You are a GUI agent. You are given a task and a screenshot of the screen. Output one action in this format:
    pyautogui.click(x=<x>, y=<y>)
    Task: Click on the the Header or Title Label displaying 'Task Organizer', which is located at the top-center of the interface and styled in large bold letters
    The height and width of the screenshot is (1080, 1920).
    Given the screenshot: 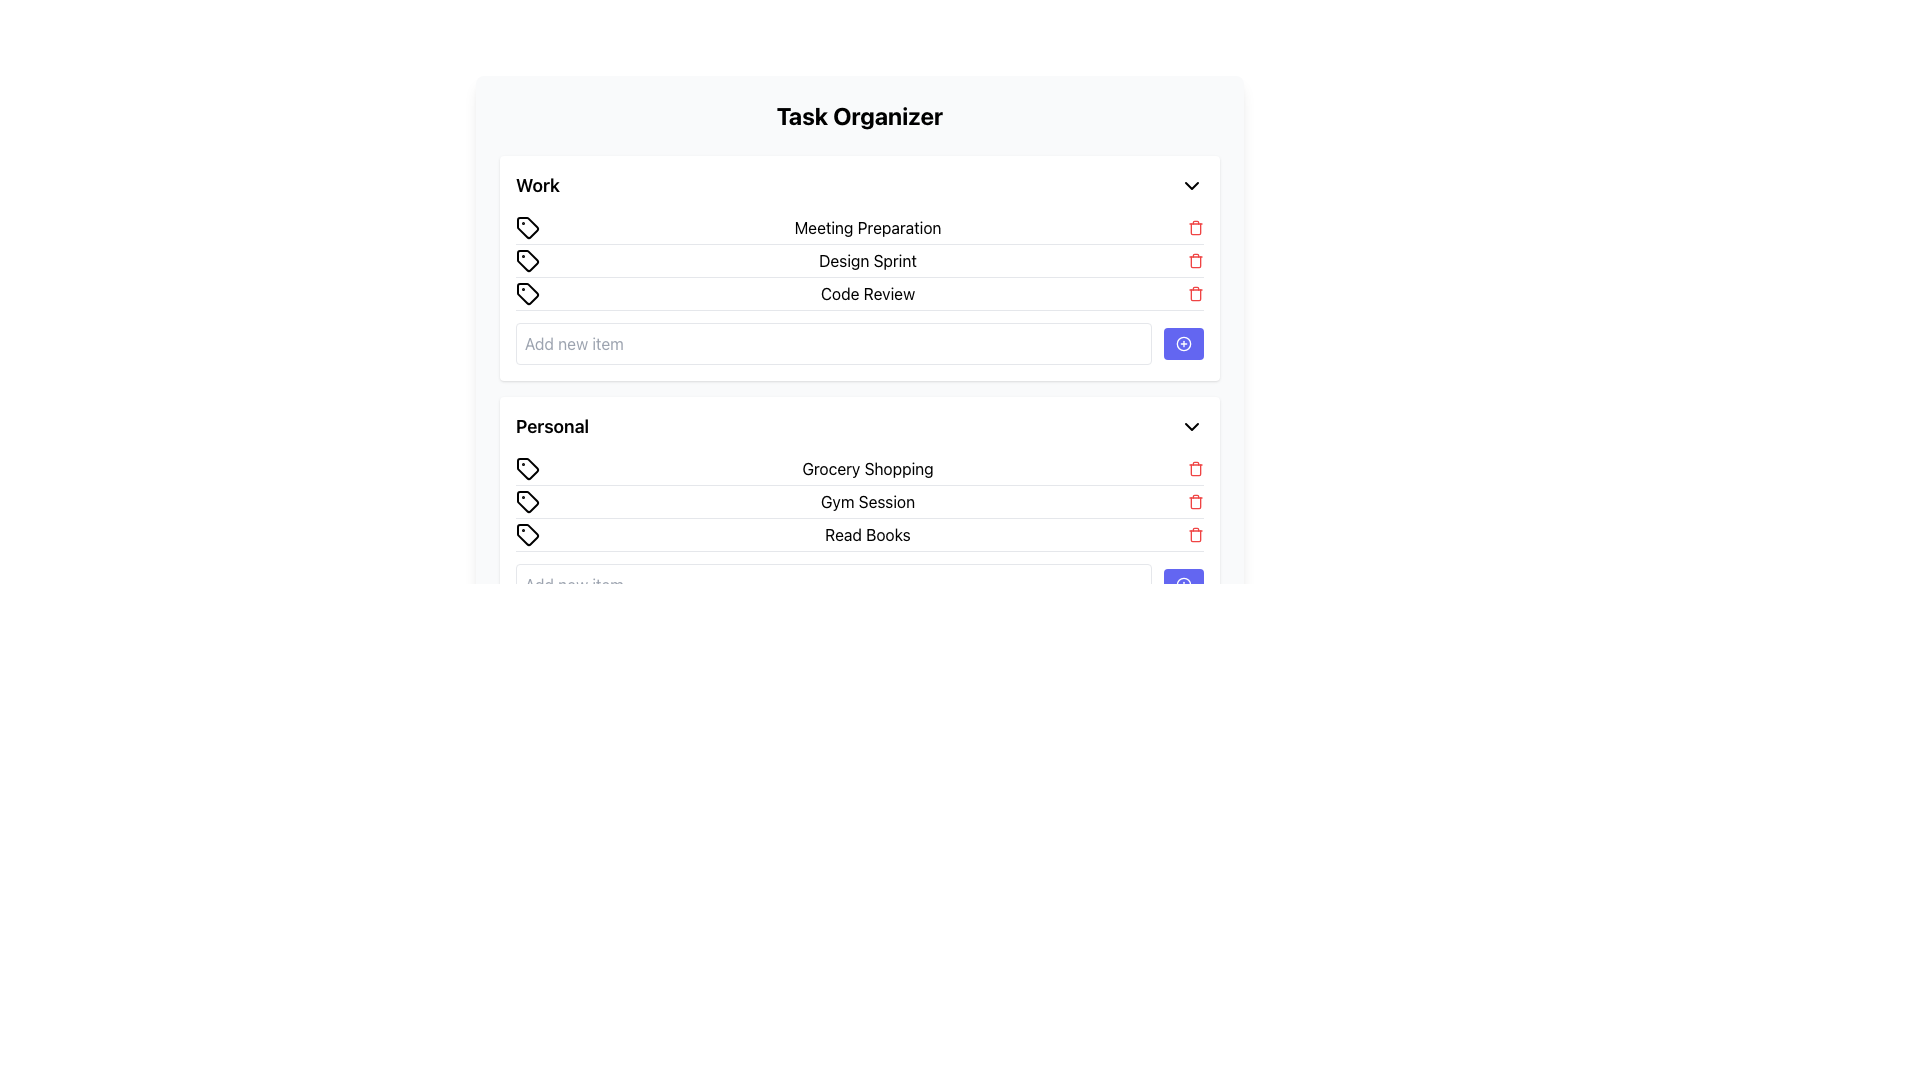 What is the action you would take?
    pyautogui.click(x=859, y=115)
    